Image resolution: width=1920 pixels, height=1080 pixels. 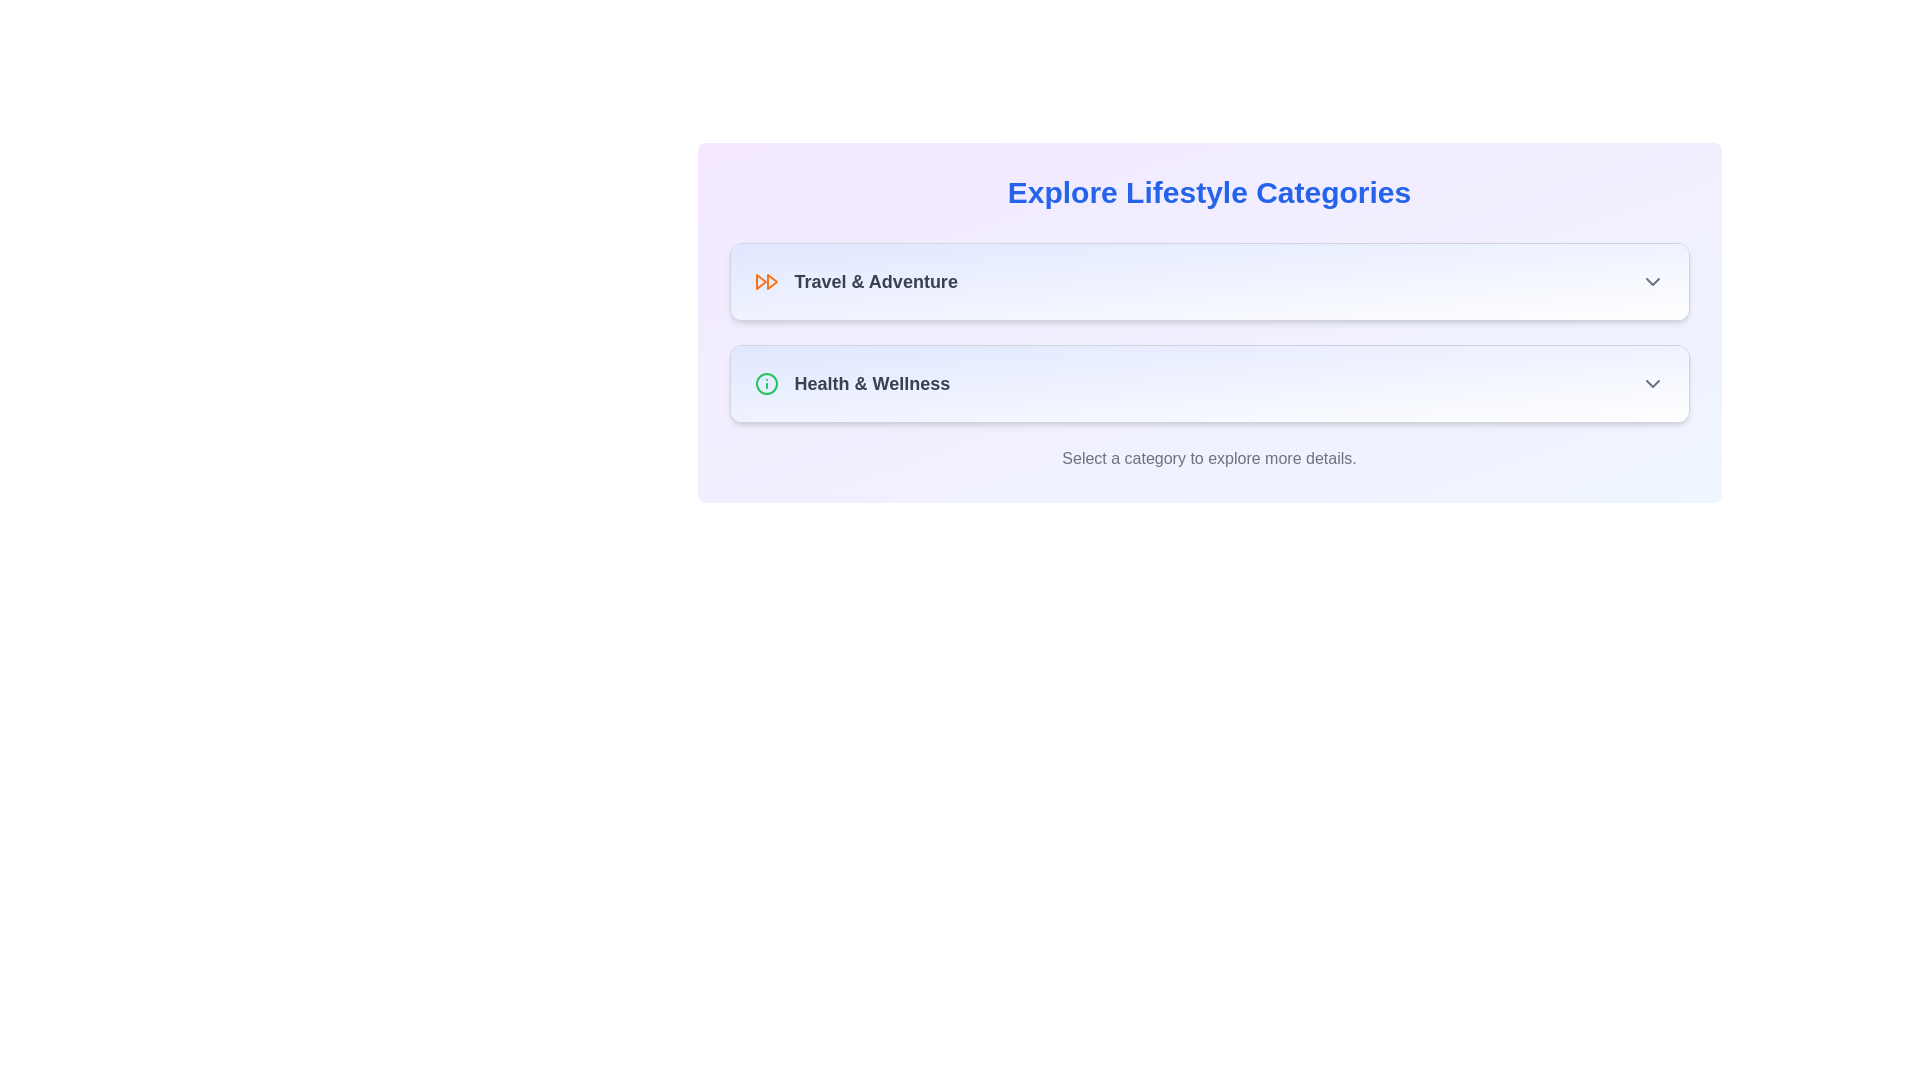 I want to click on the triangular icon fragment that points to the right, located in the top section of the interface next to the 'Travel & Adventure' label, so click(x=771, y=281).